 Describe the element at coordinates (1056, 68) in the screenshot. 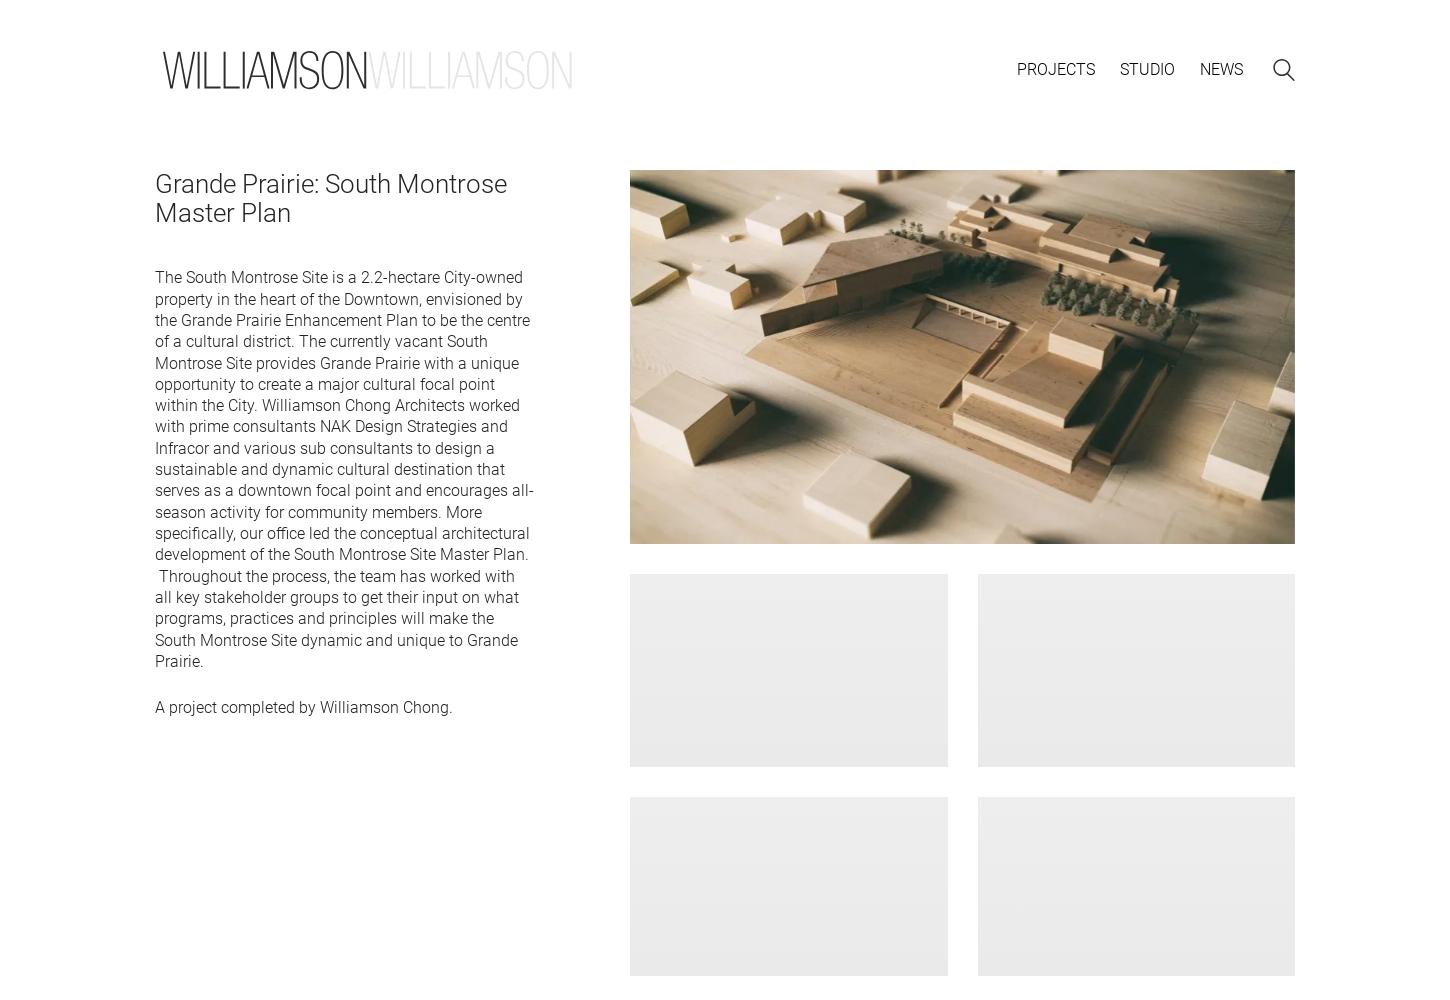

I see `'Projects'` at that location.